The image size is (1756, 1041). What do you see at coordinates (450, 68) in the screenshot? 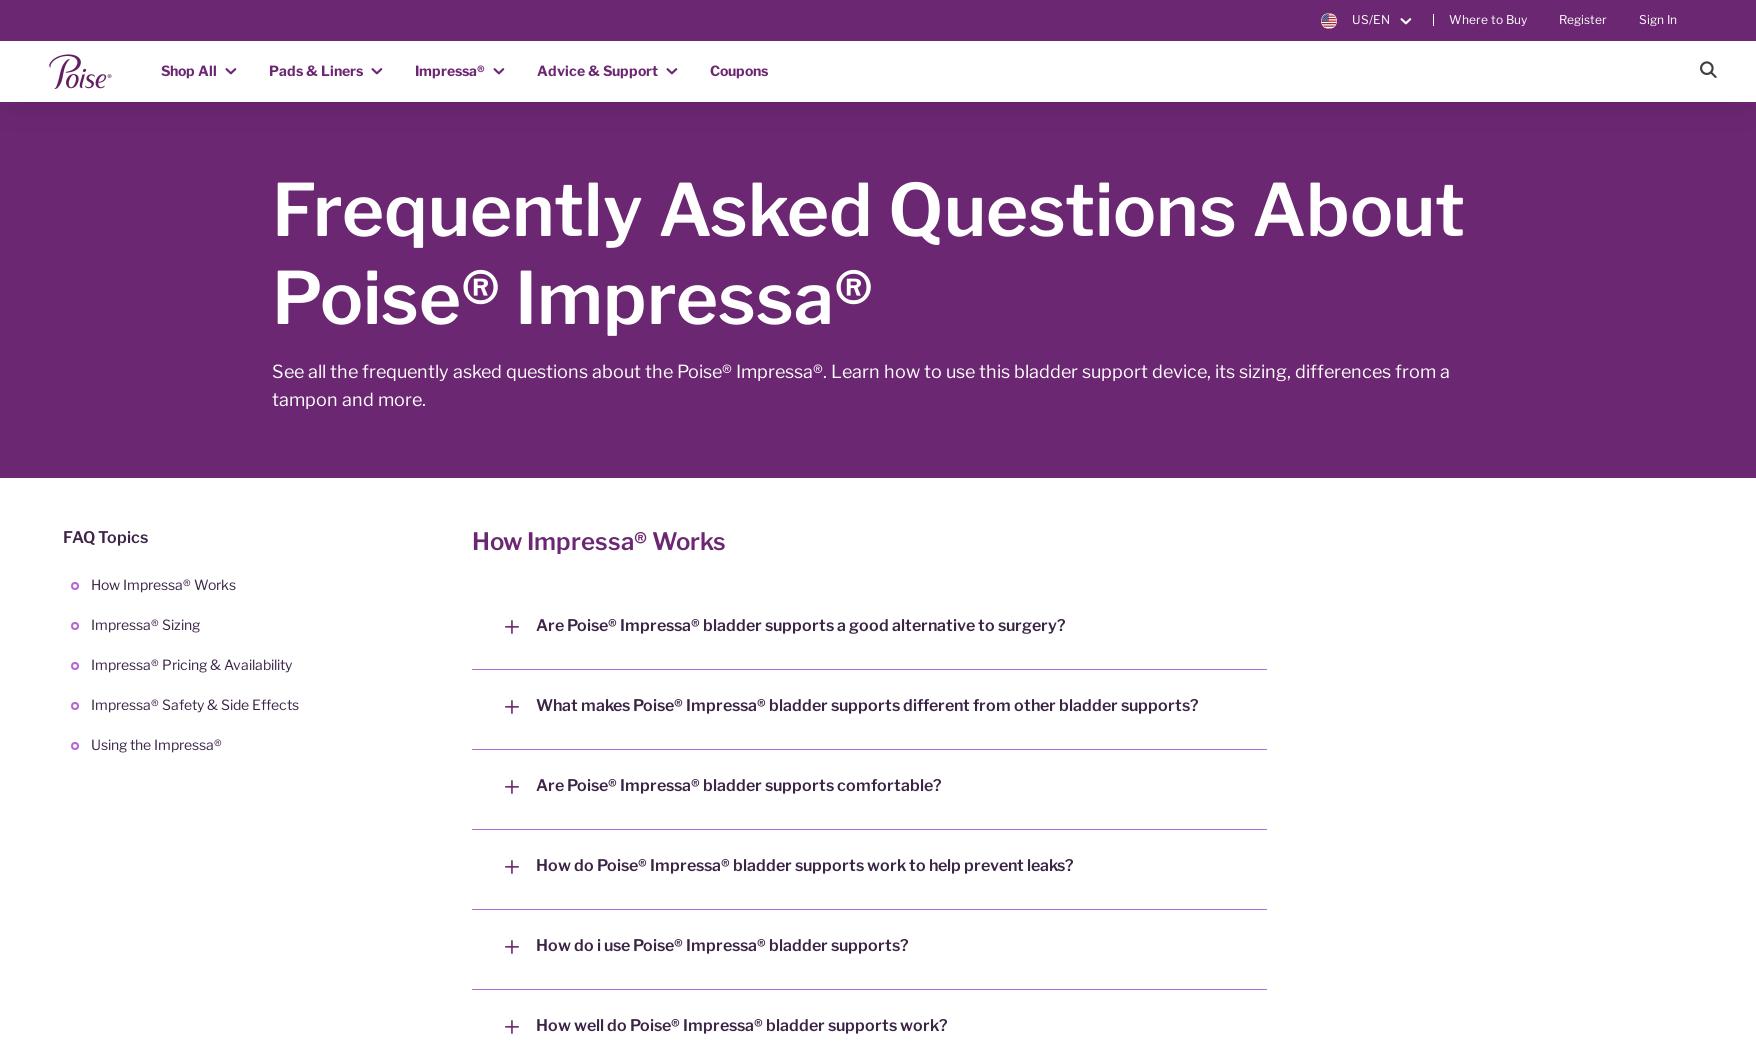
I see `'Impressa®'` at bounding box center [450, 68].